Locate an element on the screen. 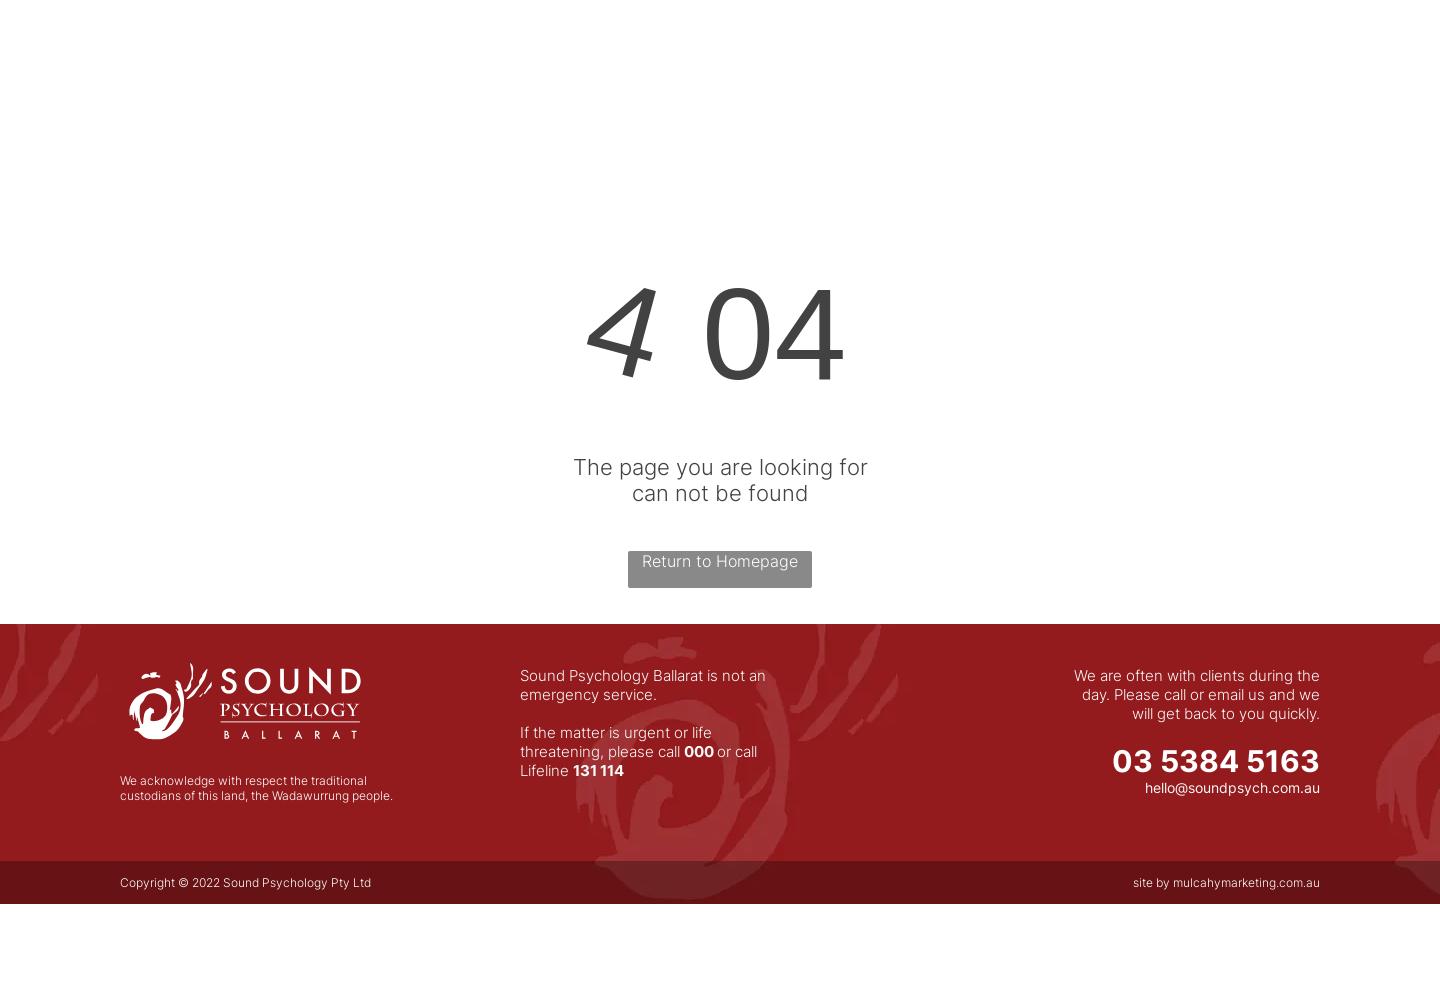 The height and width of the screenshot is (1000, 1440). 'mulcahymarketing.com.au' is located at coordinates (1245, 882).